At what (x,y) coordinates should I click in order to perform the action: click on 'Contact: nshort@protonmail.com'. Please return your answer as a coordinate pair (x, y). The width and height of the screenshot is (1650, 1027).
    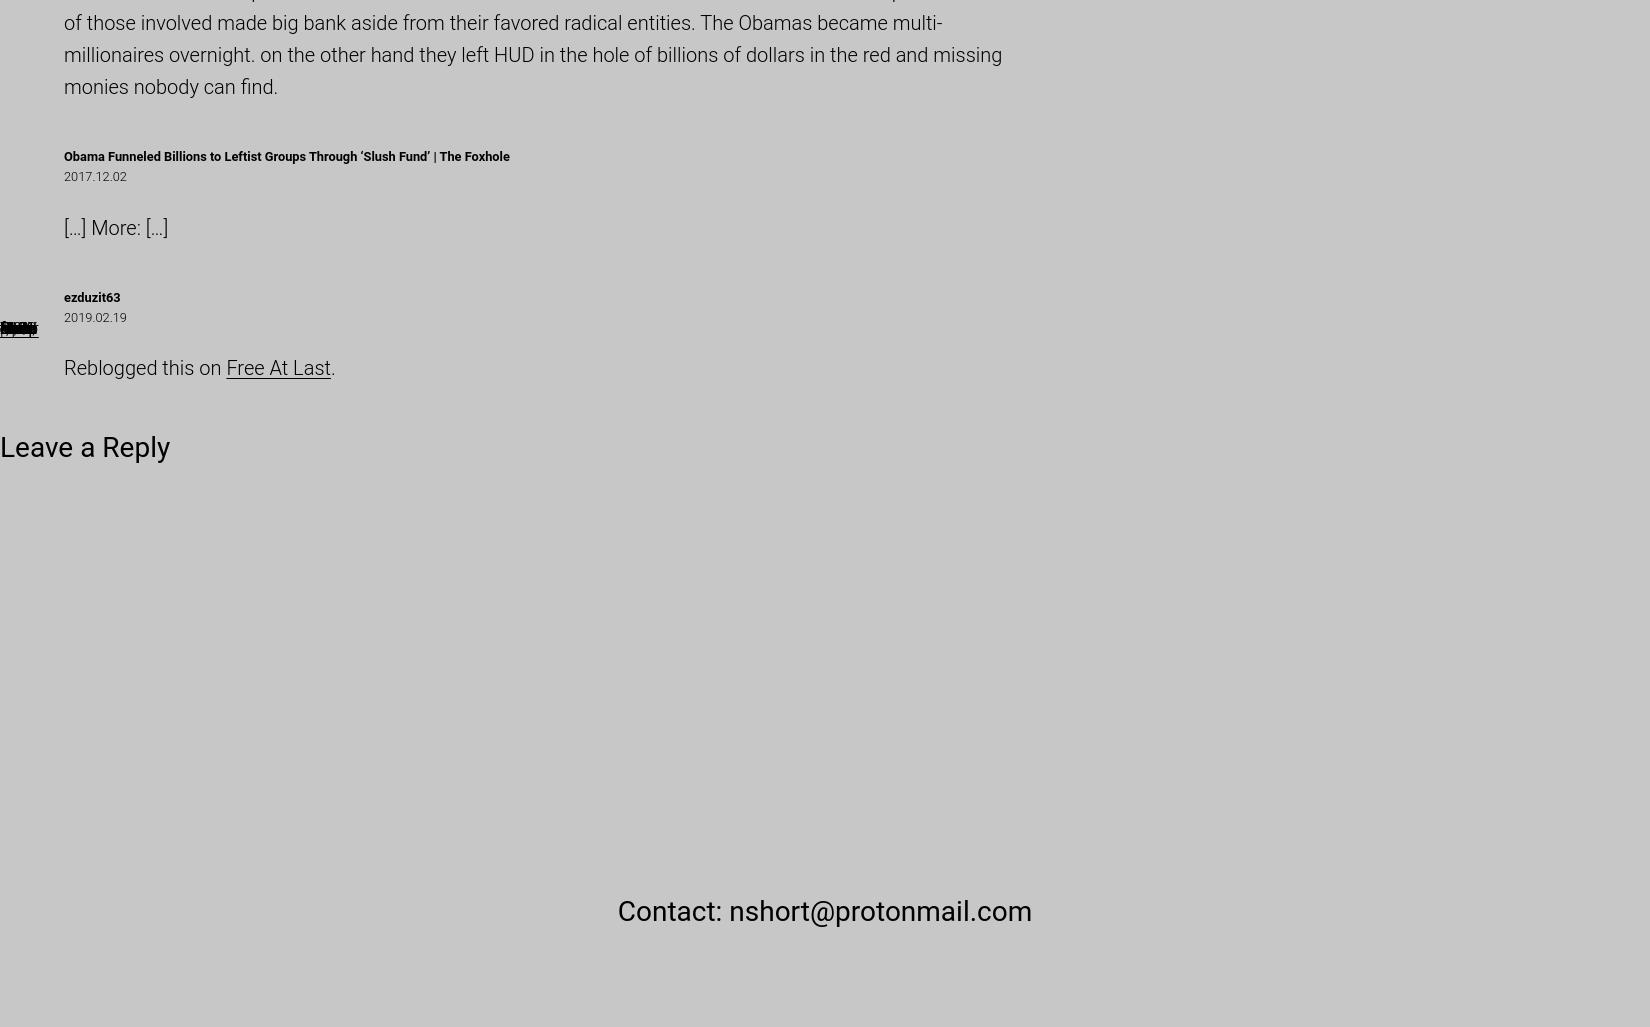
    Looking at the image, I should click on (823, 910).